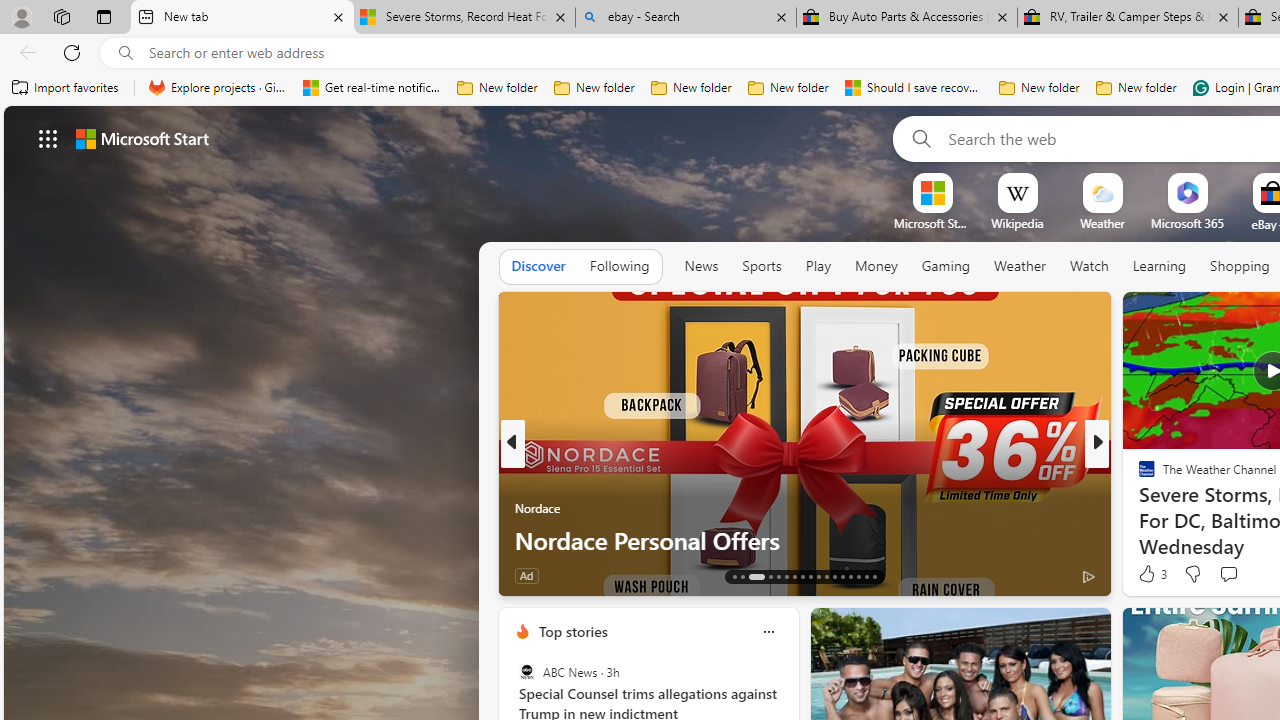  Describe the element at coordinates (1136, 87) in the screenshot. I see `'New folder'` at that location.